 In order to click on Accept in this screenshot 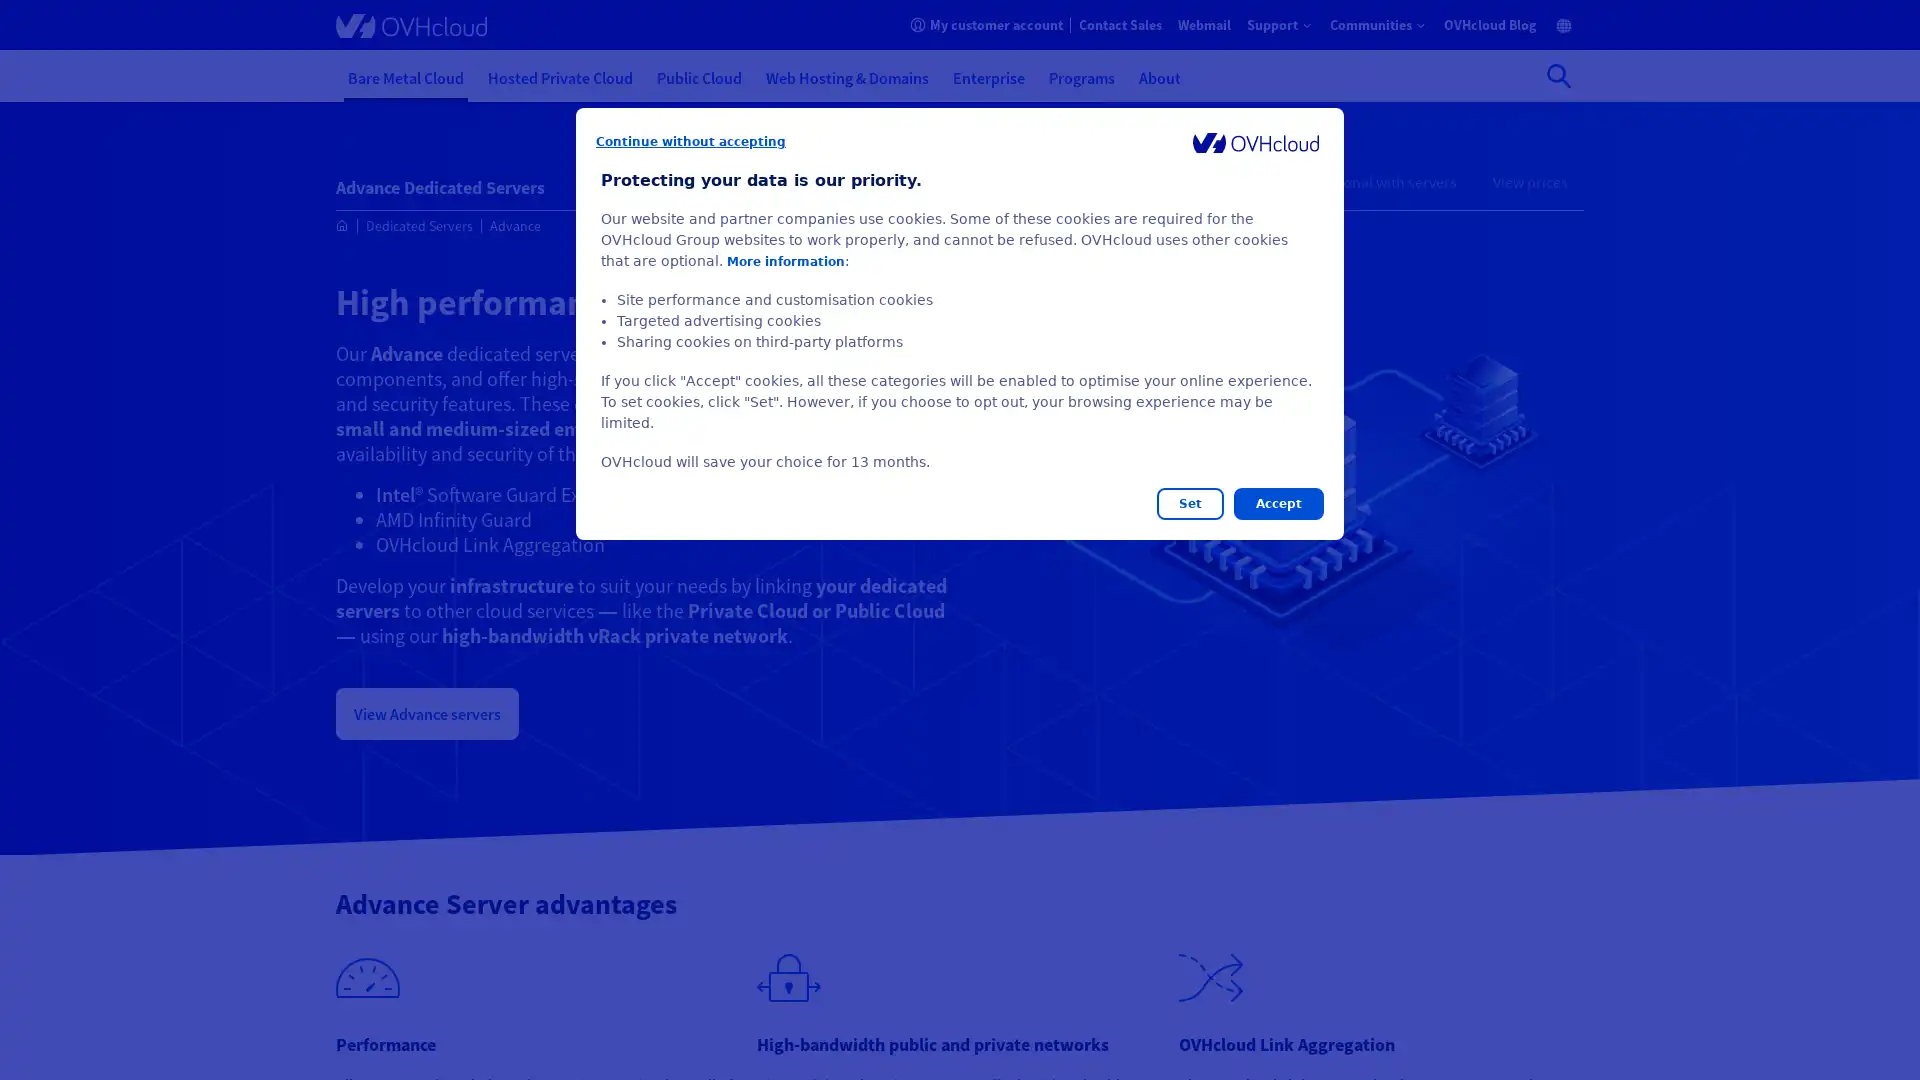, I will do `click(1277, 503)`.